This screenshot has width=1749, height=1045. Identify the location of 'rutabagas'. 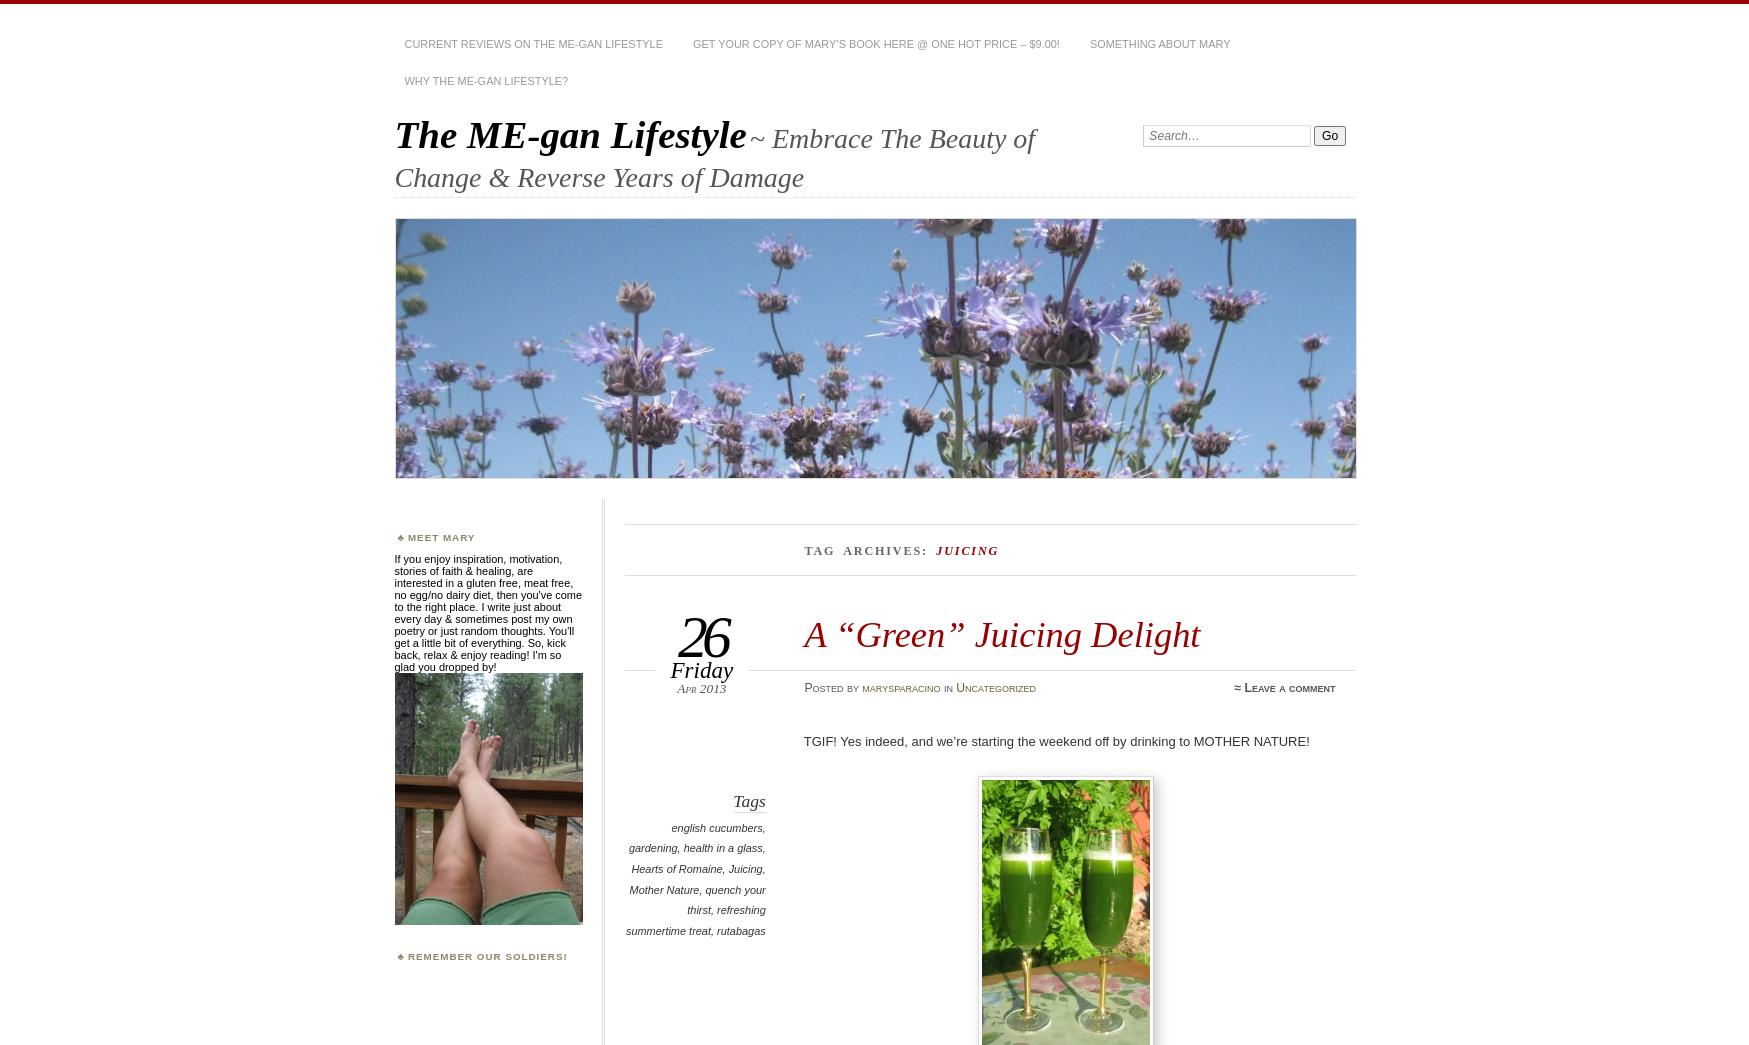
(715, 929).